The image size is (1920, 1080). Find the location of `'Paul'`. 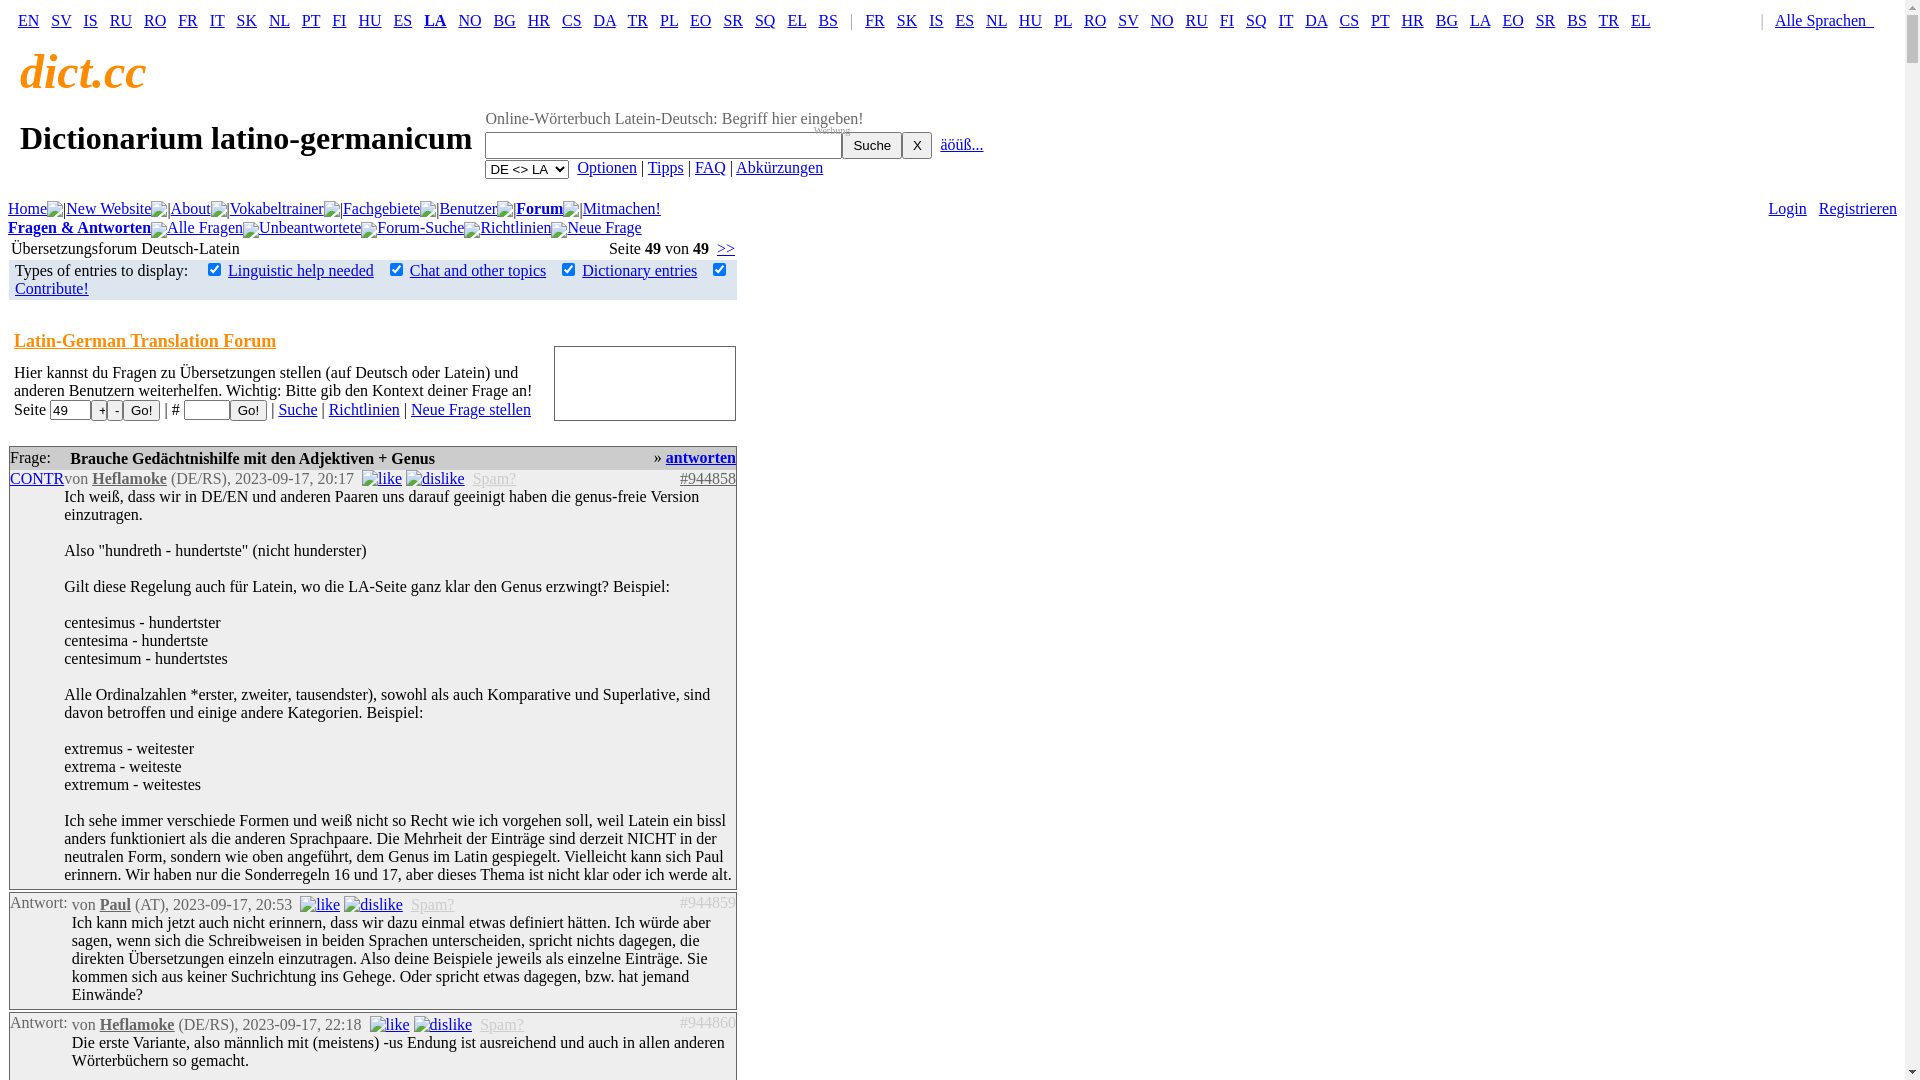

'Paul' is located at coordinates (99, 904).